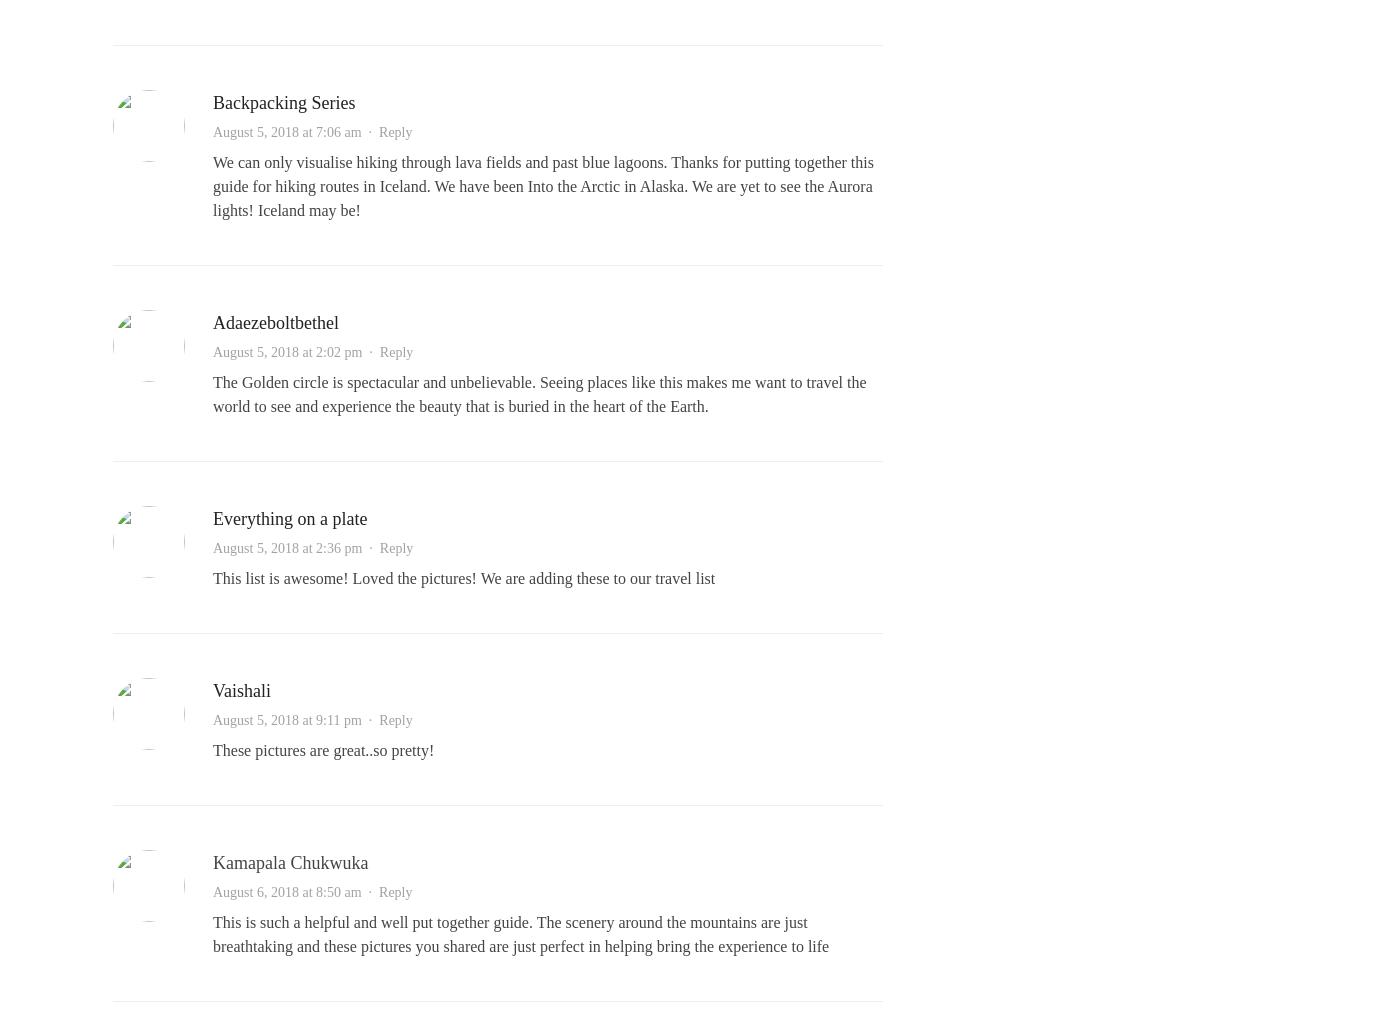  What do you see at coordinates (520, 933) in the screenshot?
I see `'This is such a helpful and well put together guide. The scenery around the mountains are just breathtaking and these pictures you shared are just perfect in helping bring the experience to life'` at bounding box center [520, 933].